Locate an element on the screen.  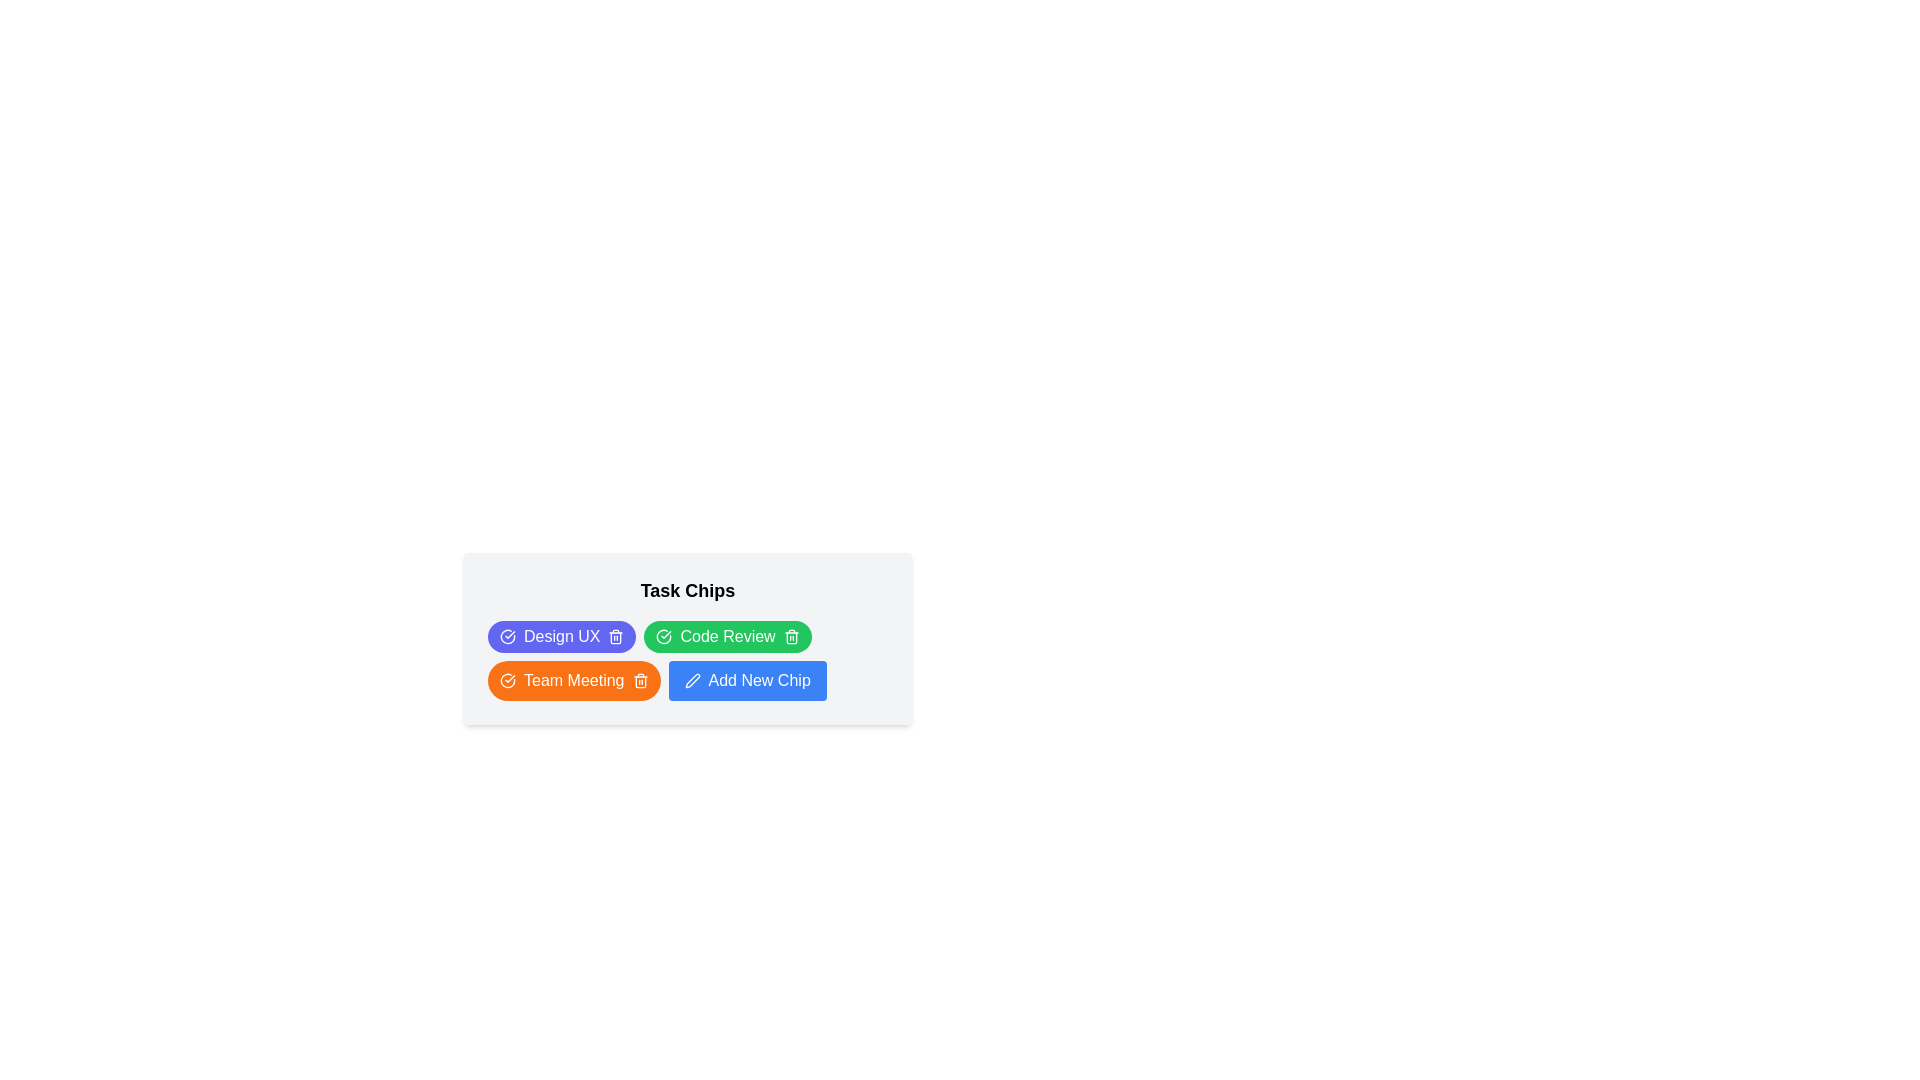
the green 'Code Review' chip element, which features a checkmark icon on the left and a trash icon for deletion on the right is located at coordinates (727, 636).